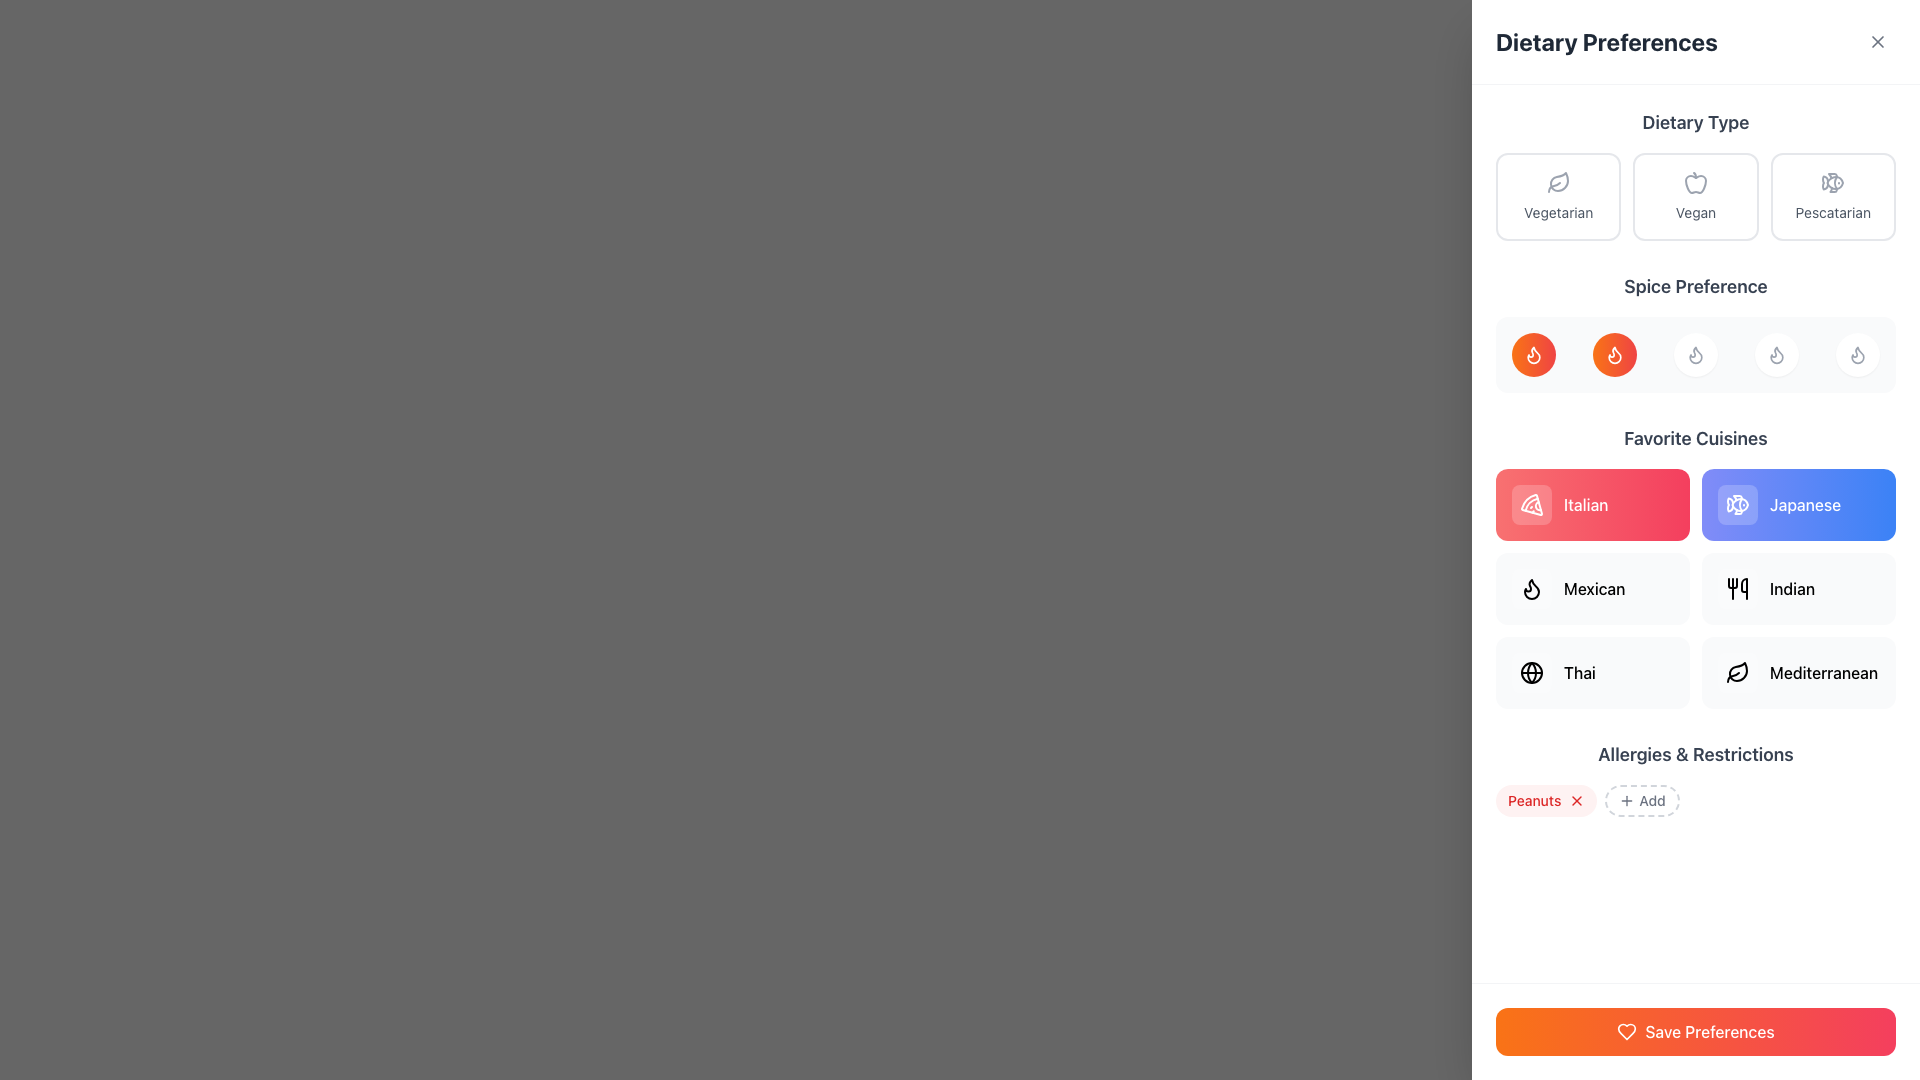 This screenshot has height=1080, width=1920. I want to click on the selectable card indicating the 'Vegan' dietary preference located in the 'Dietary Preferences' dialog box under the 'Dietary Type' header, so click(1694, 196).